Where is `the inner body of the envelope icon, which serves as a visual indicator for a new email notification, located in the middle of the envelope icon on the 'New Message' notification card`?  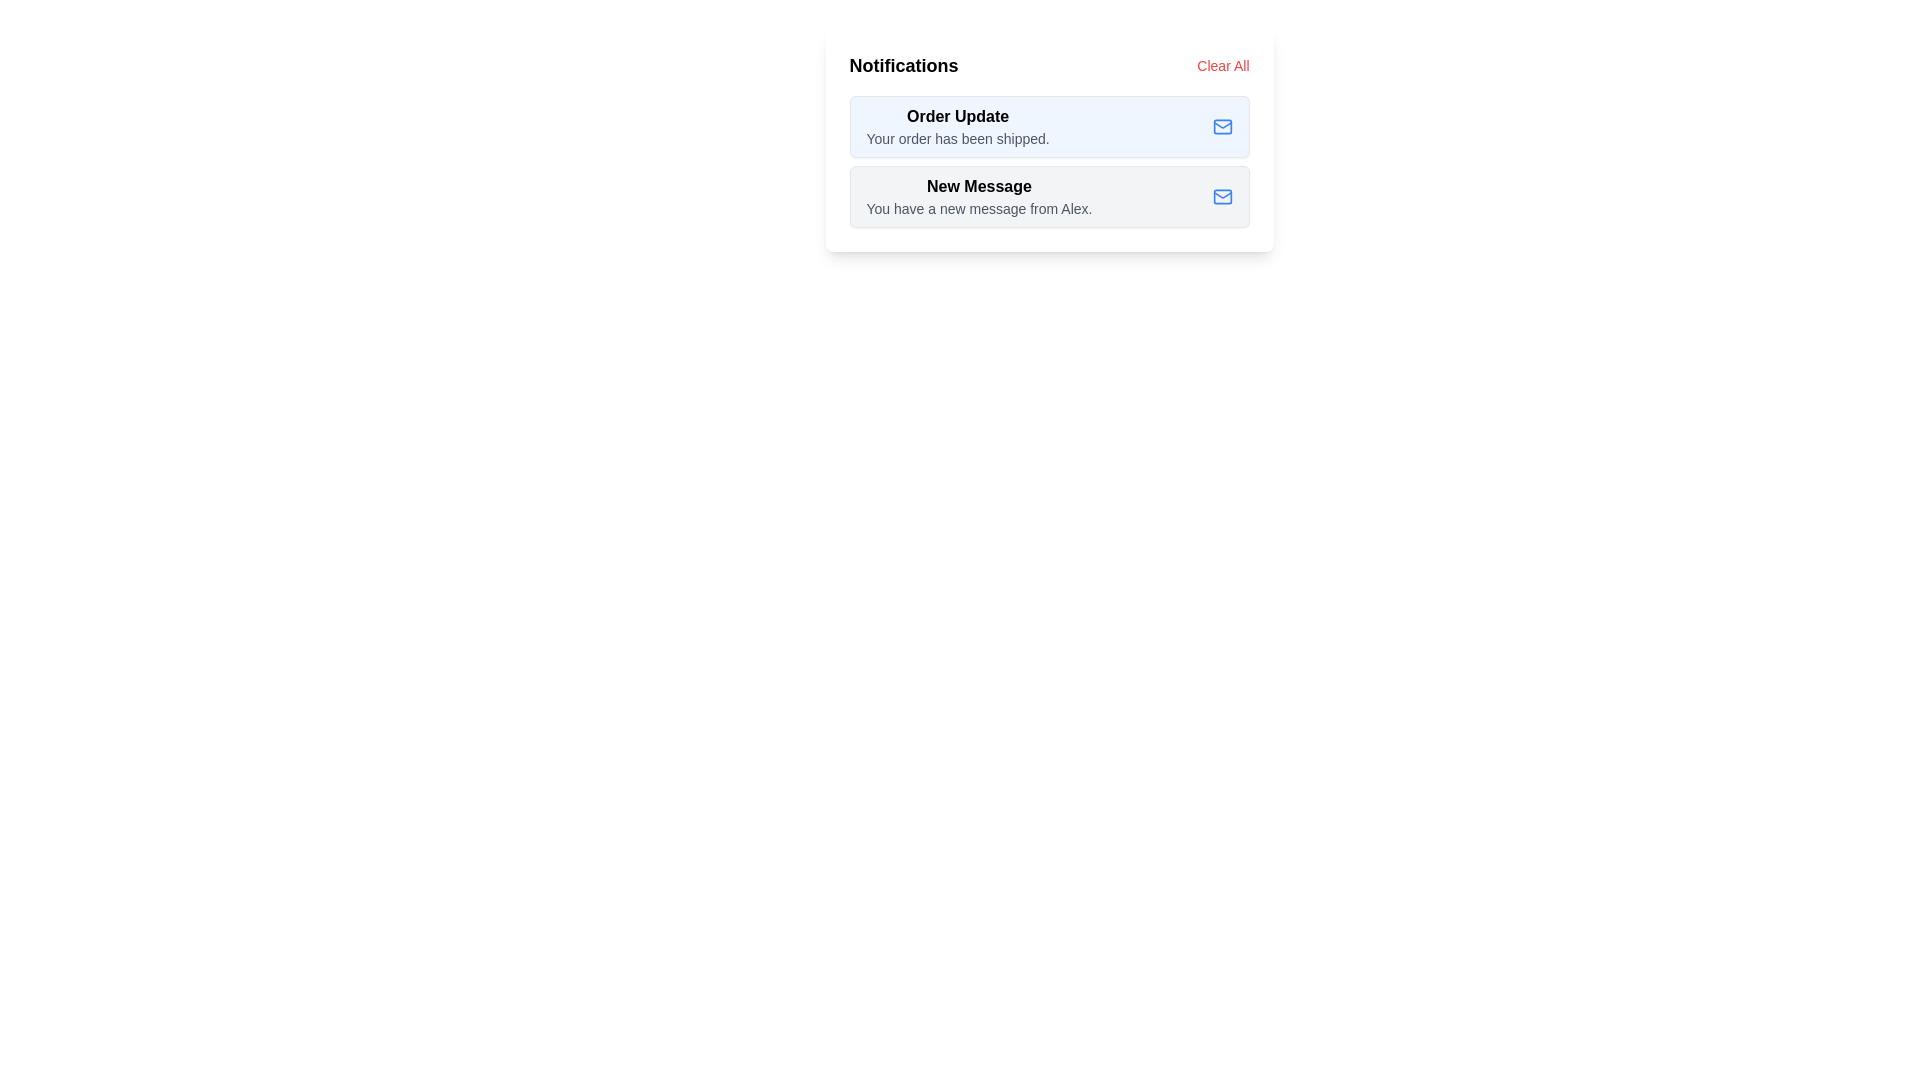
the inner body of the envelope icon, which serves as a visual indicator for a new email notification, located in the middle of the envelope icon on the 'New Message' notification card is located at coordinates (1221, 196).